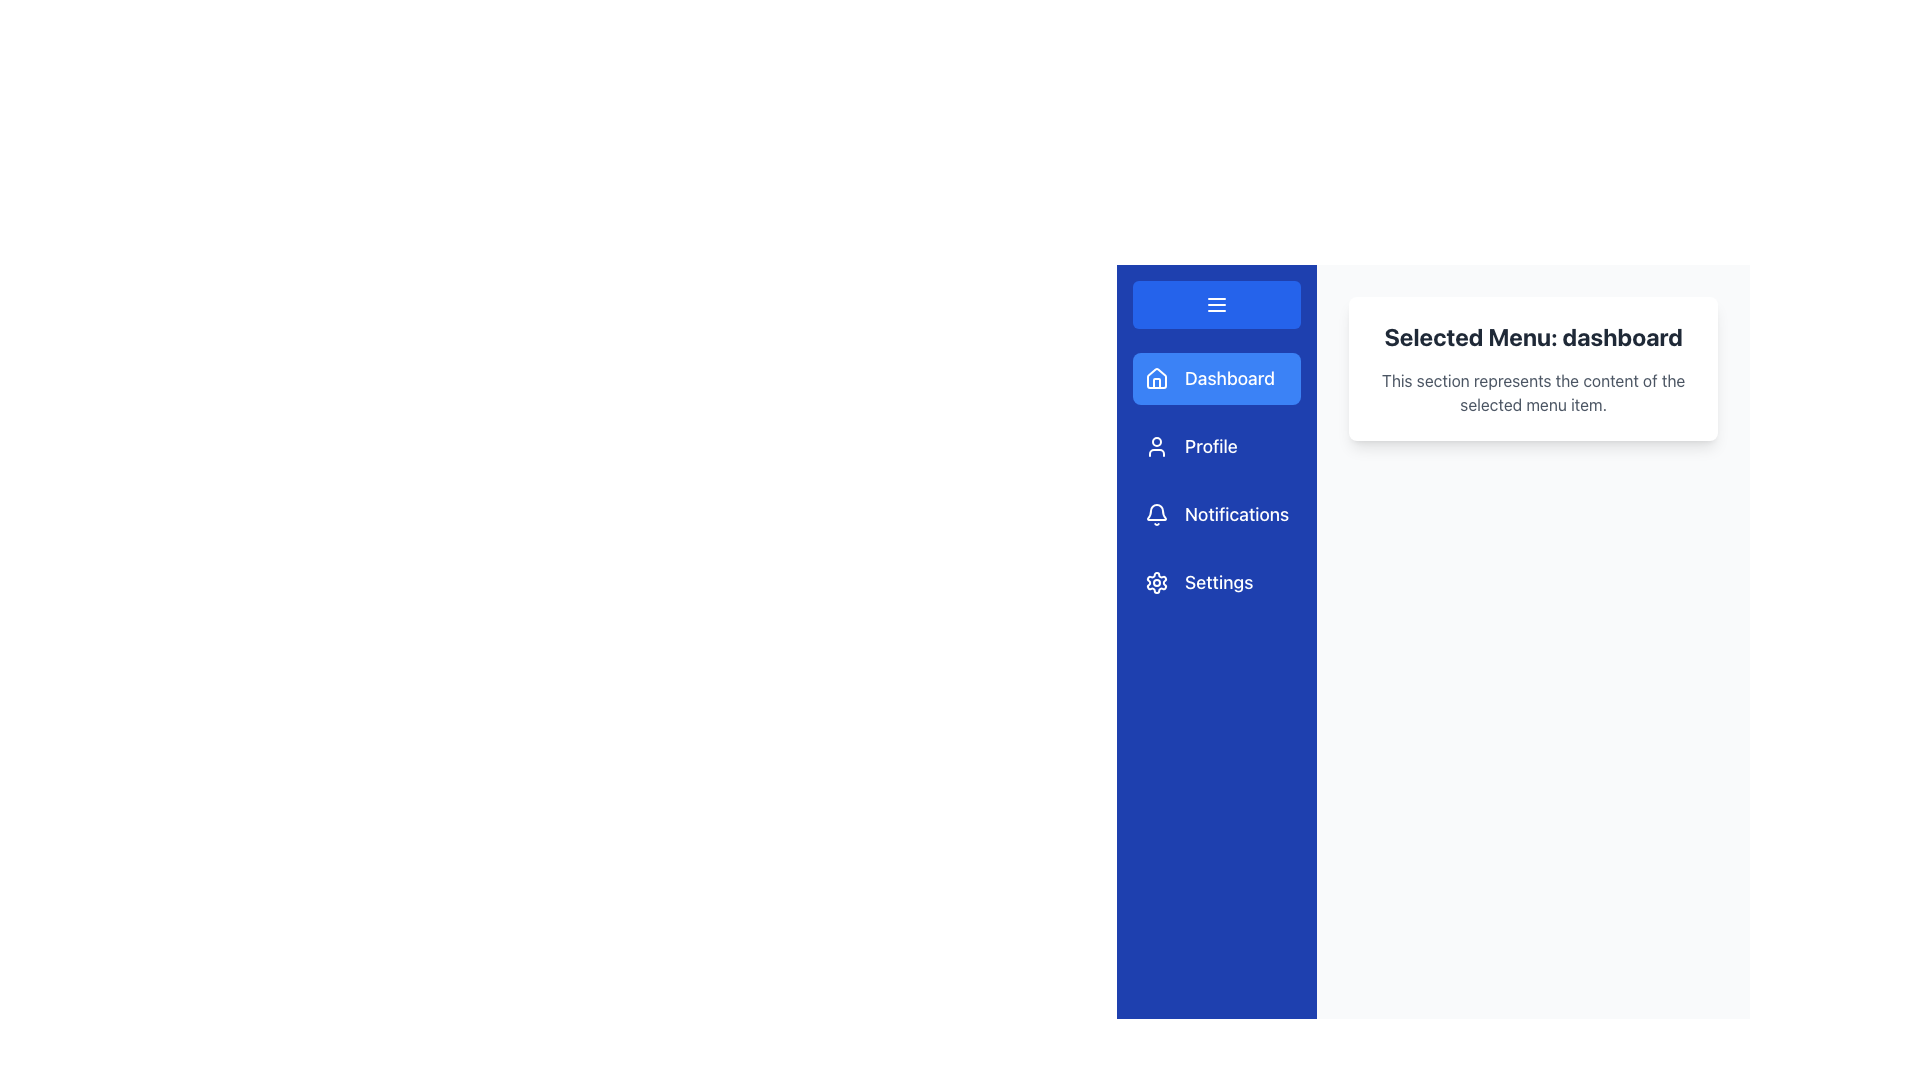  Describe the element at coordinates (1216, 514) in the screenshot. I see `the 'Notifications' button in the vertical menu panel` at that location.